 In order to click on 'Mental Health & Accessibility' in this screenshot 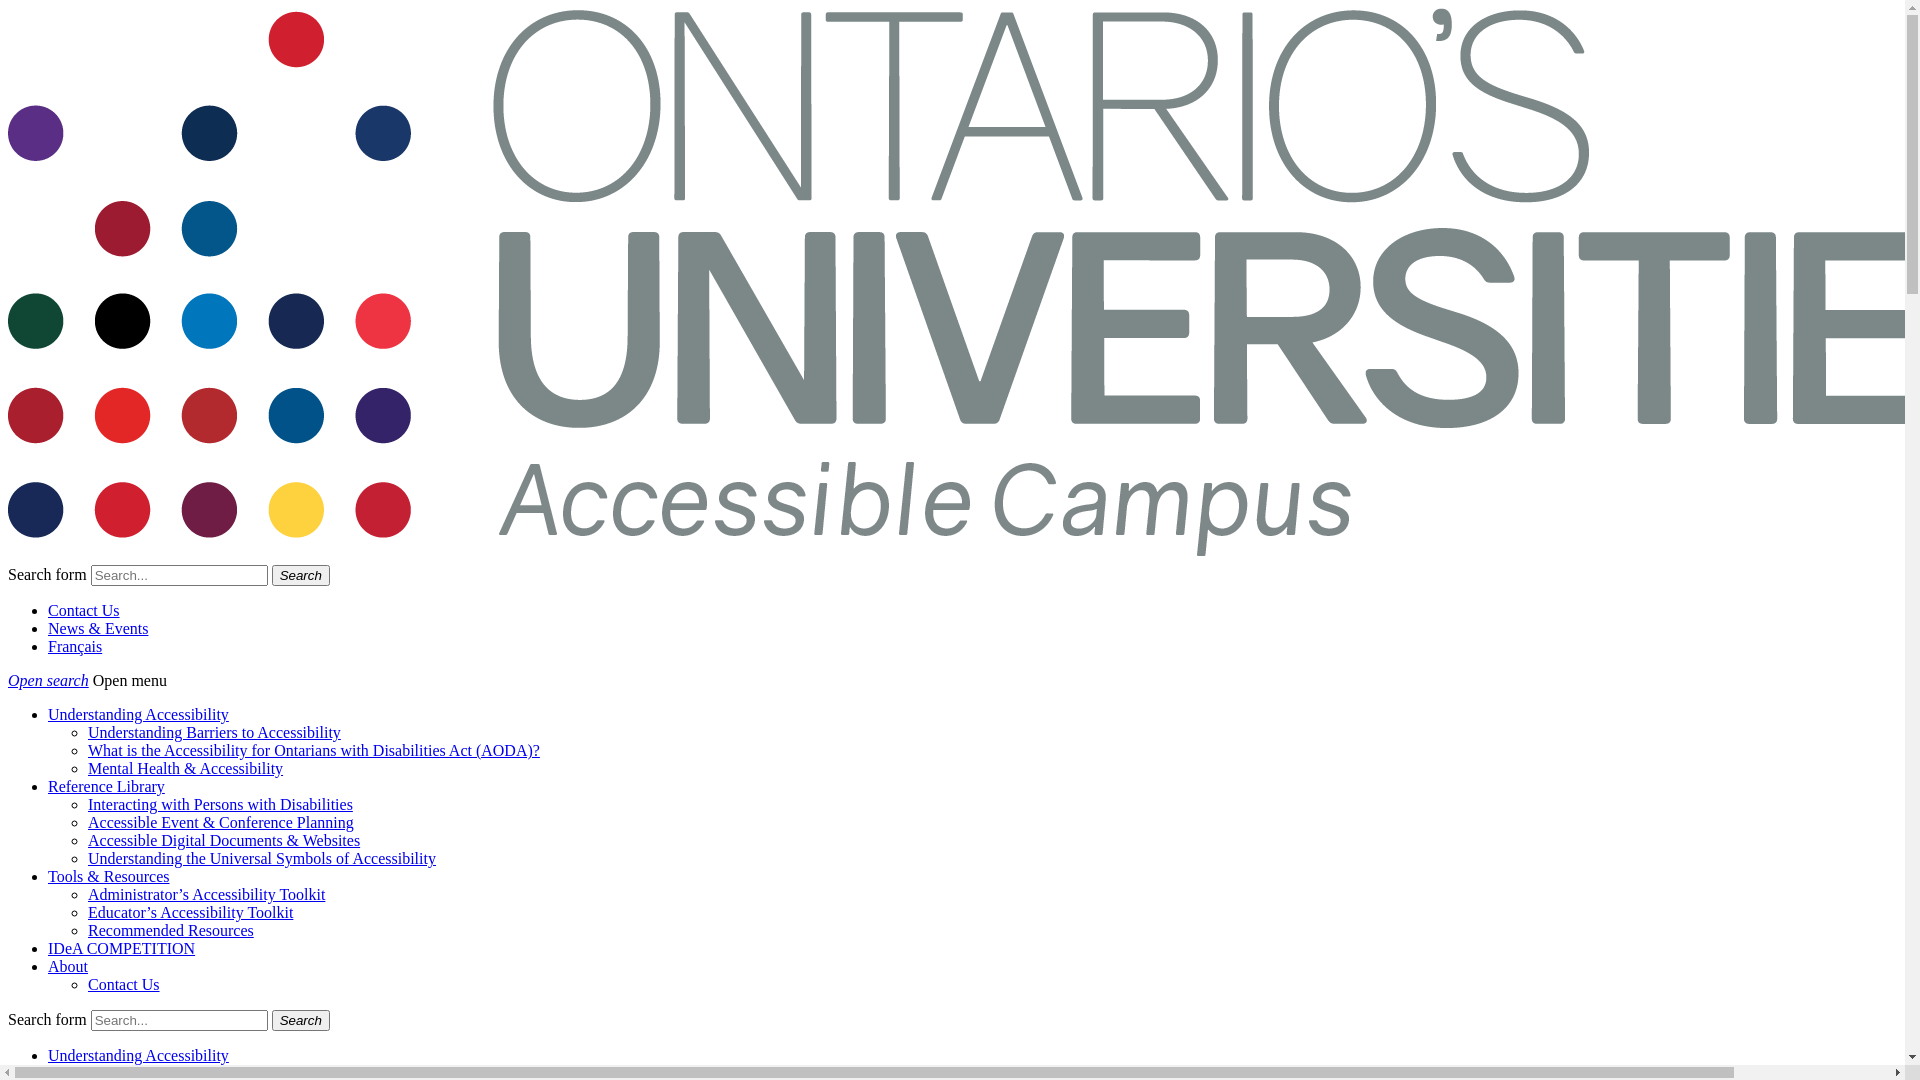, I will do `click(185, 767)`.